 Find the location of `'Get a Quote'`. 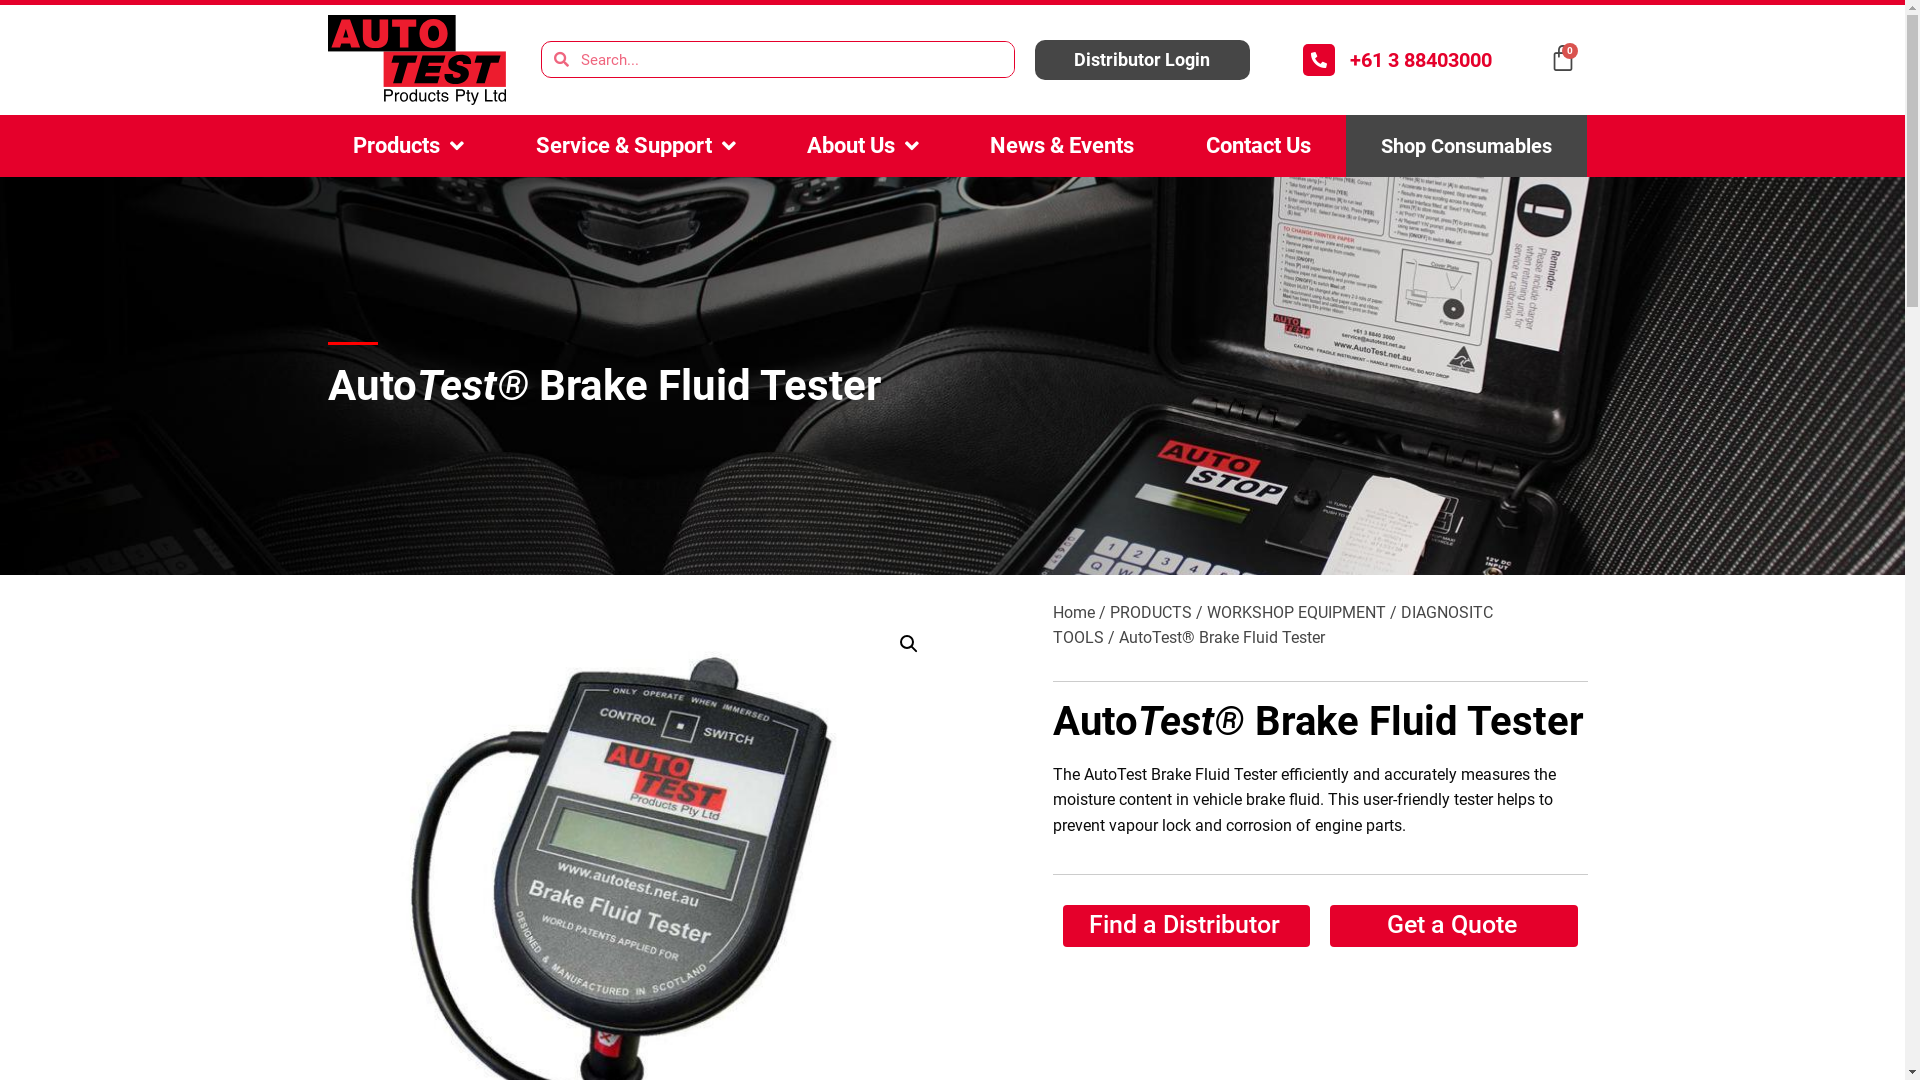

'Get a Quote' is located at coordinates (1329, 925).